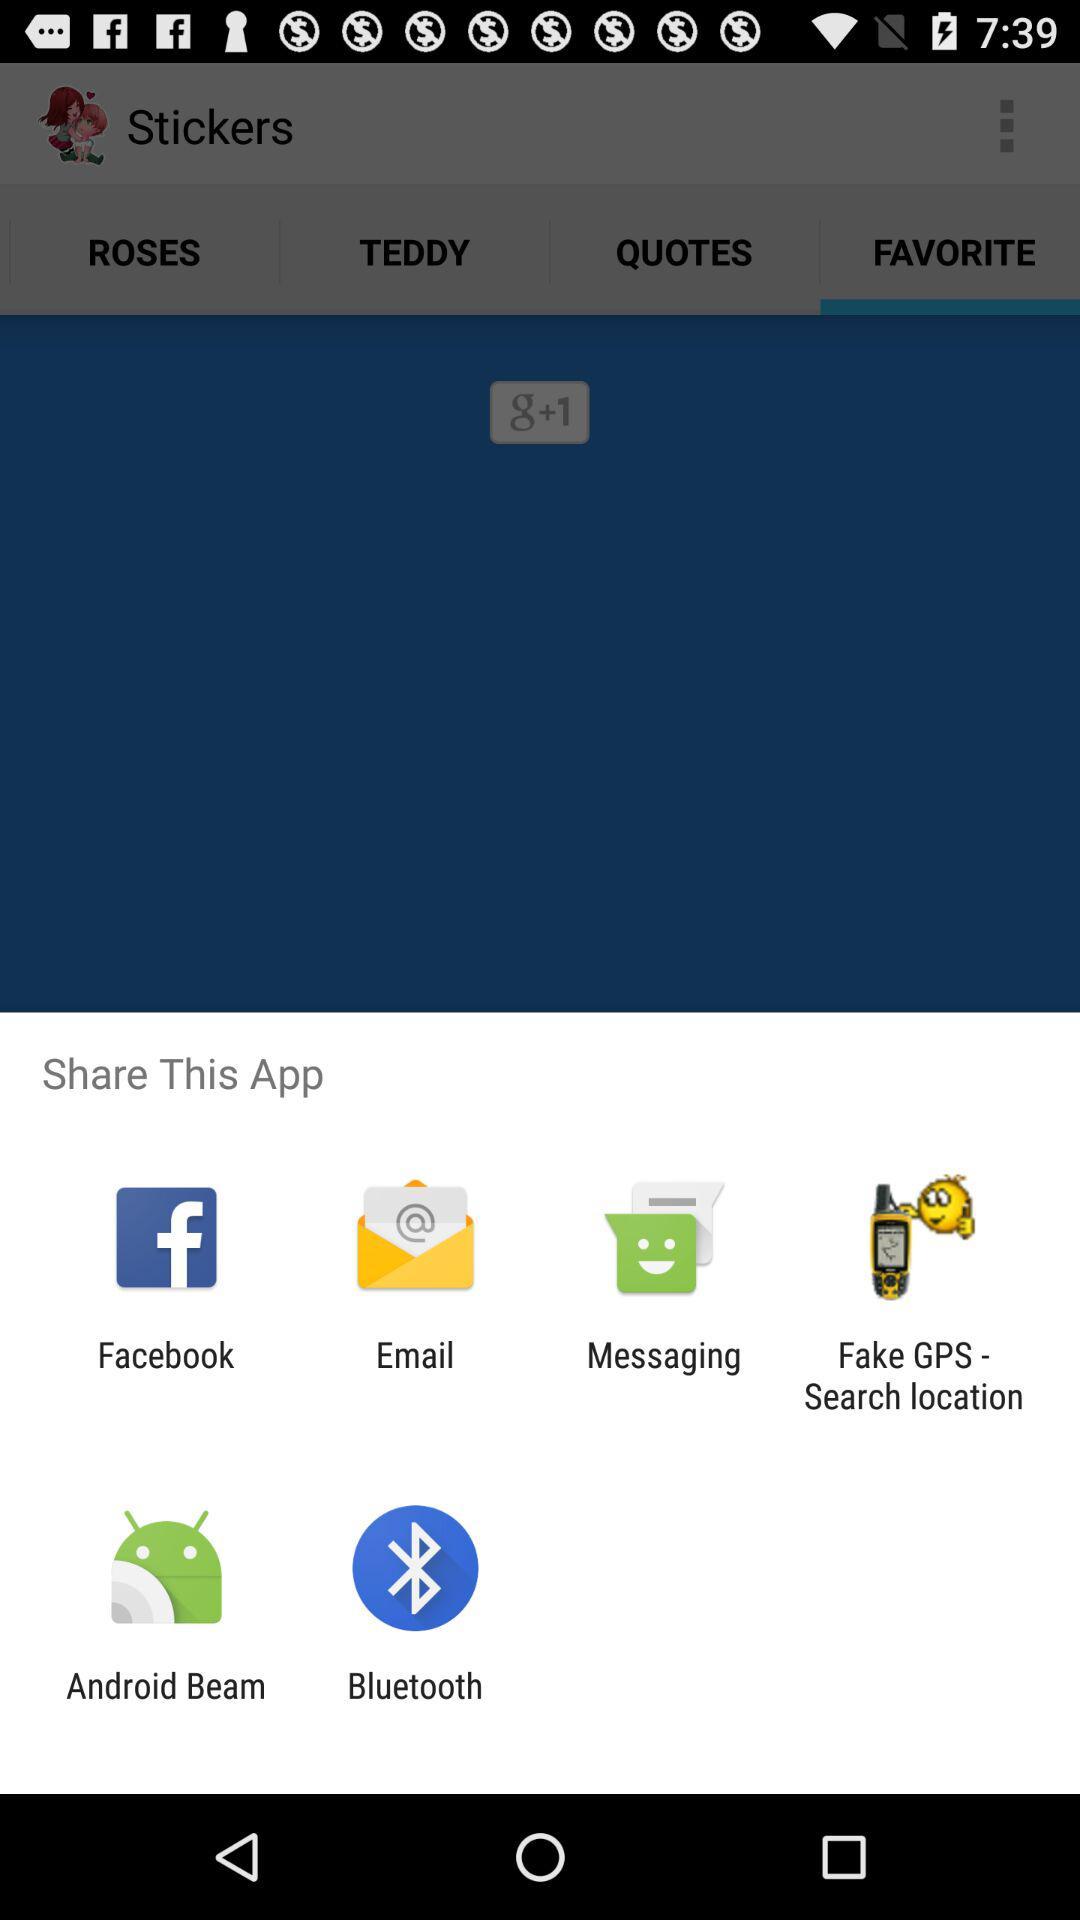 The width and height of the screenshot is (1080, 1920). What do you see at coordinates (414, 1705) in the screenshot?
I see `the item to the right of android beam` at bounding box center [414, 1705].